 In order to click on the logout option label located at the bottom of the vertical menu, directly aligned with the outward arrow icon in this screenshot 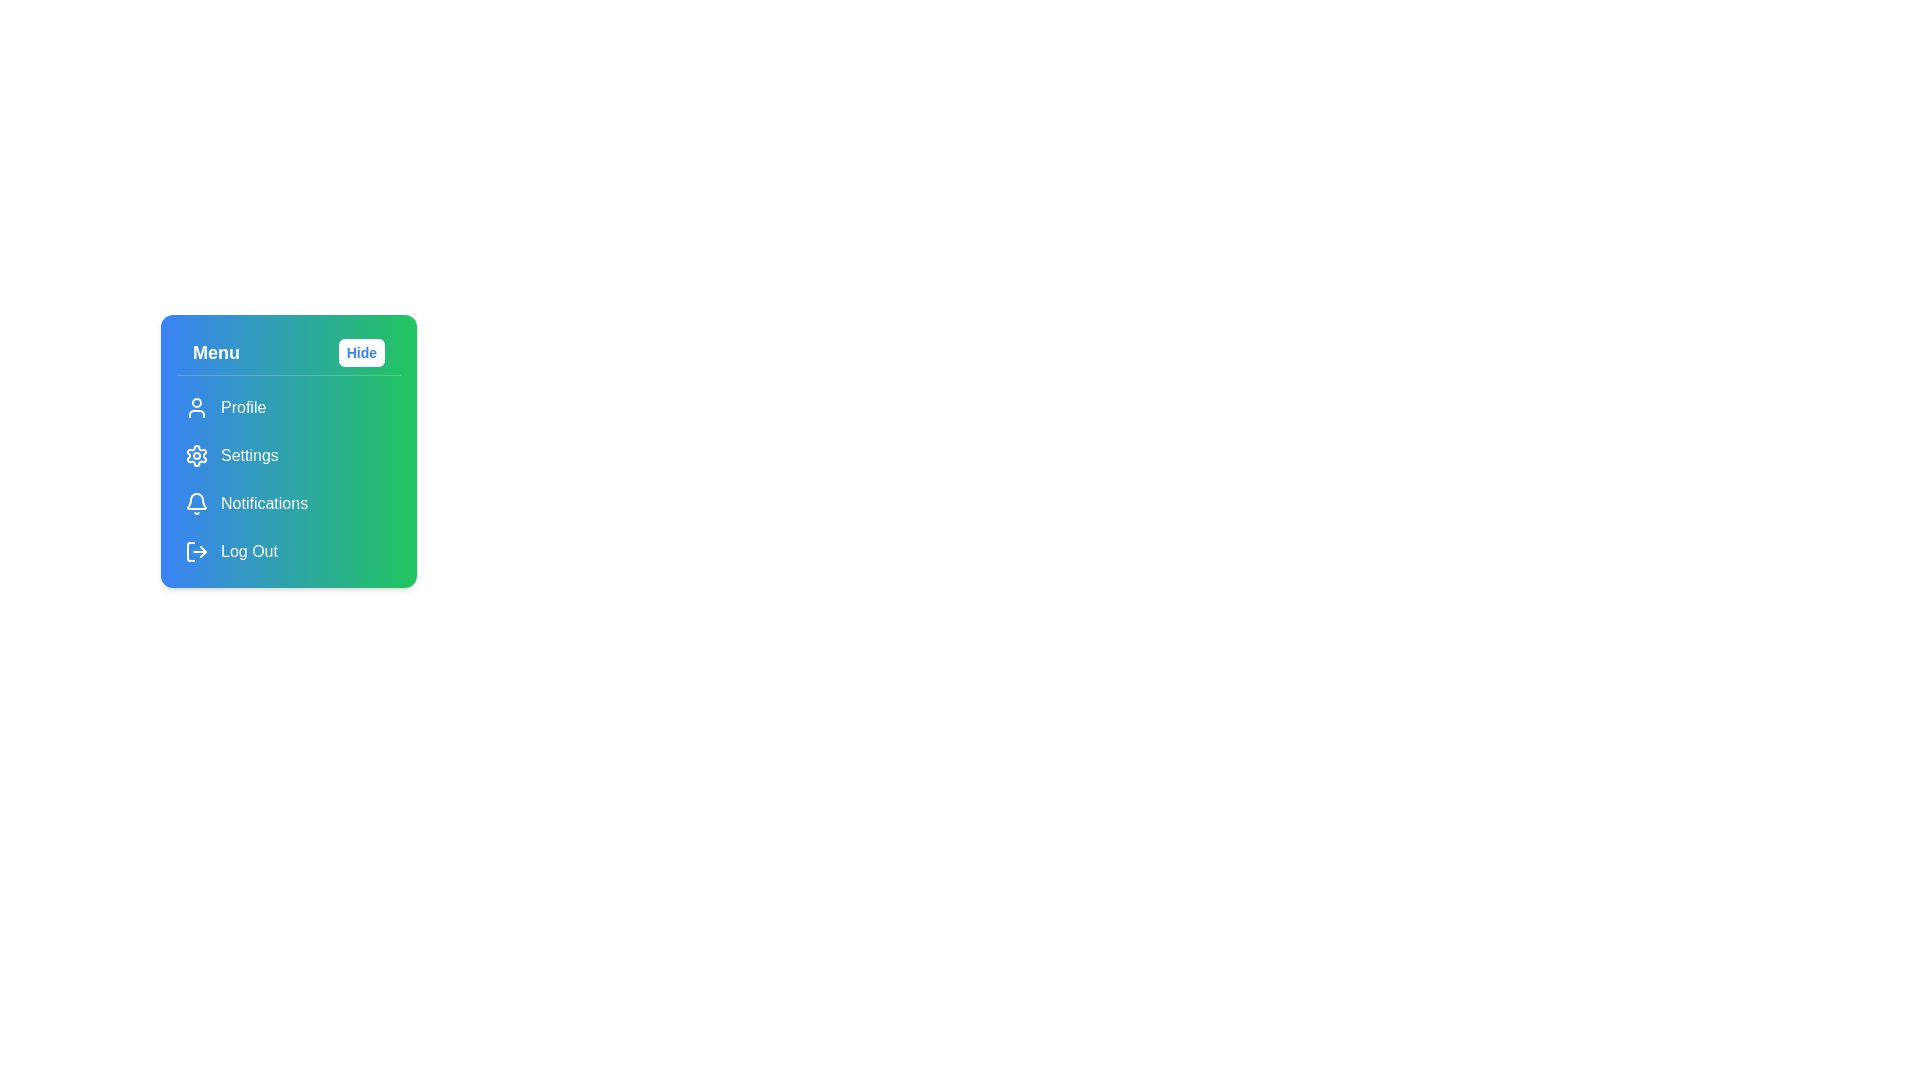, I will do `click(248, 551)`.